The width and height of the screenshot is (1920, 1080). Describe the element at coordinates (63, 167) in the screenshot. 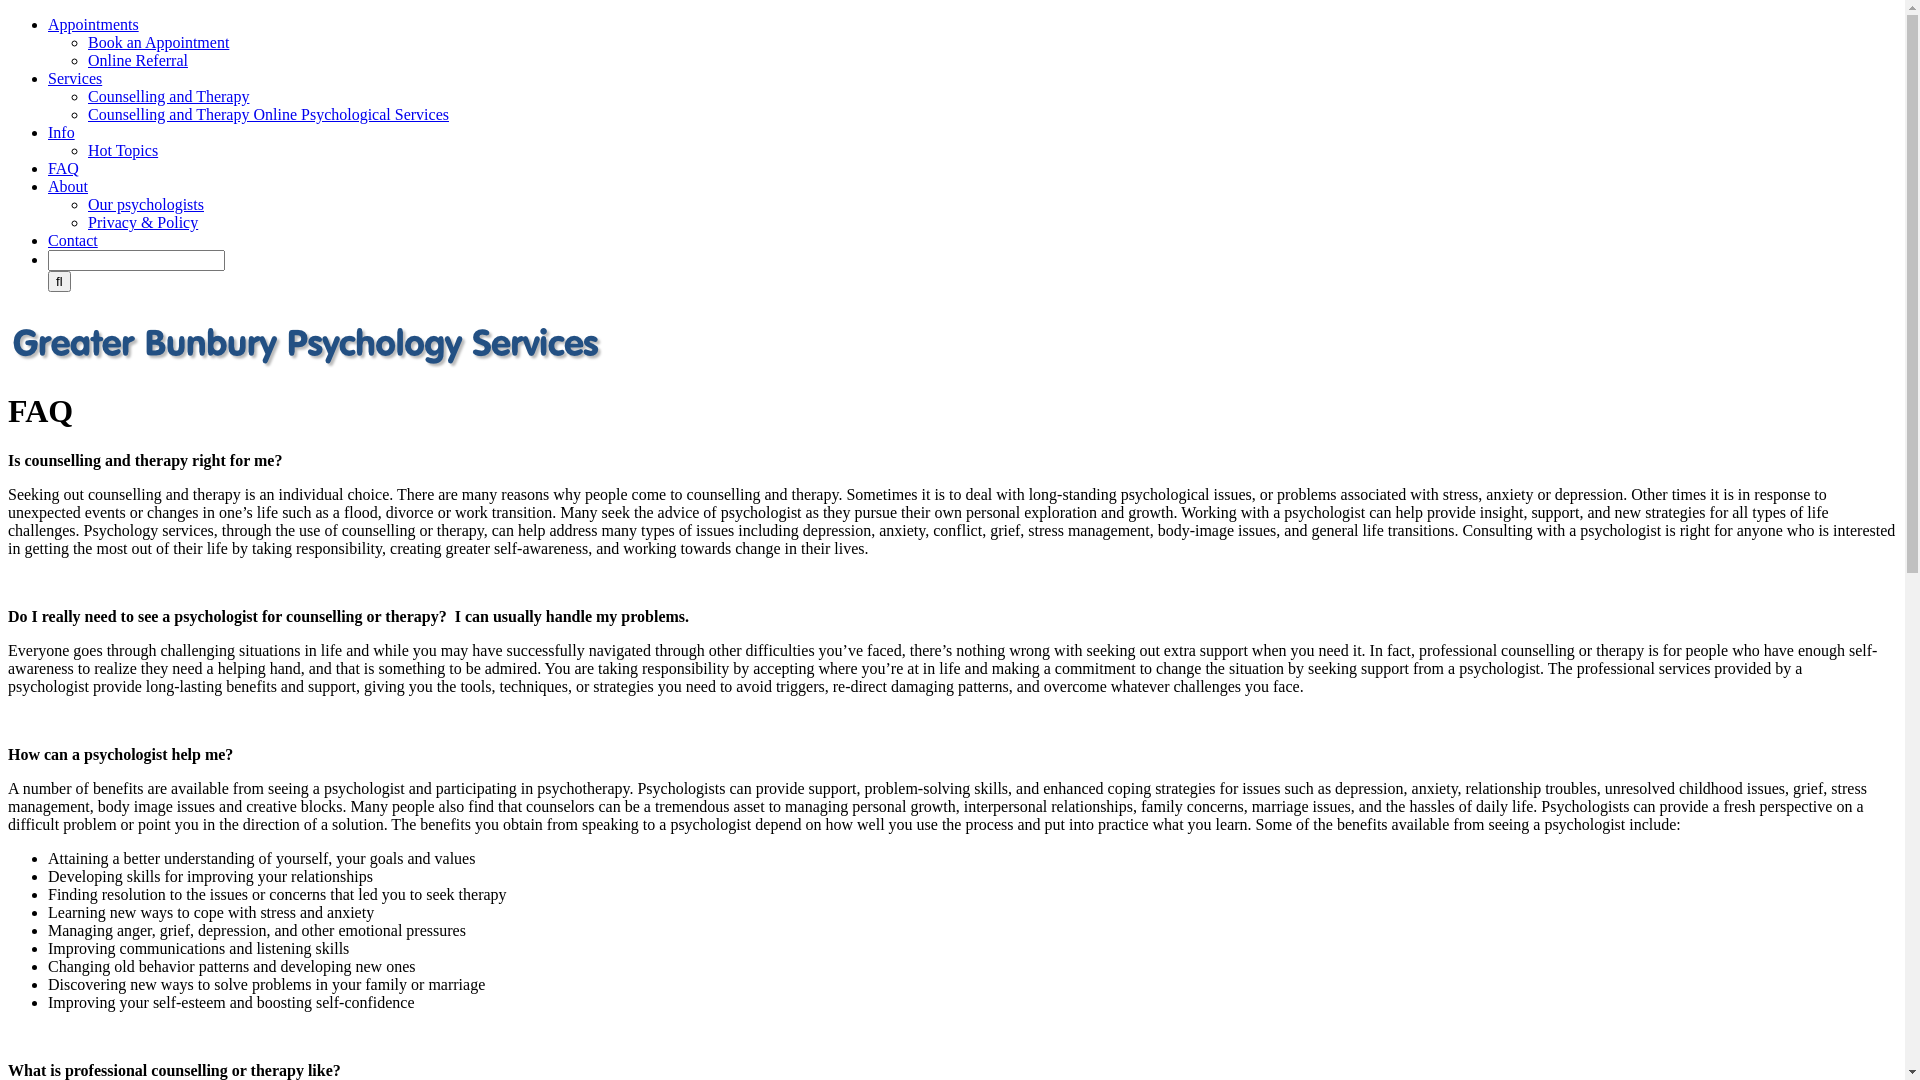

I see `'FAQ'` at that location.